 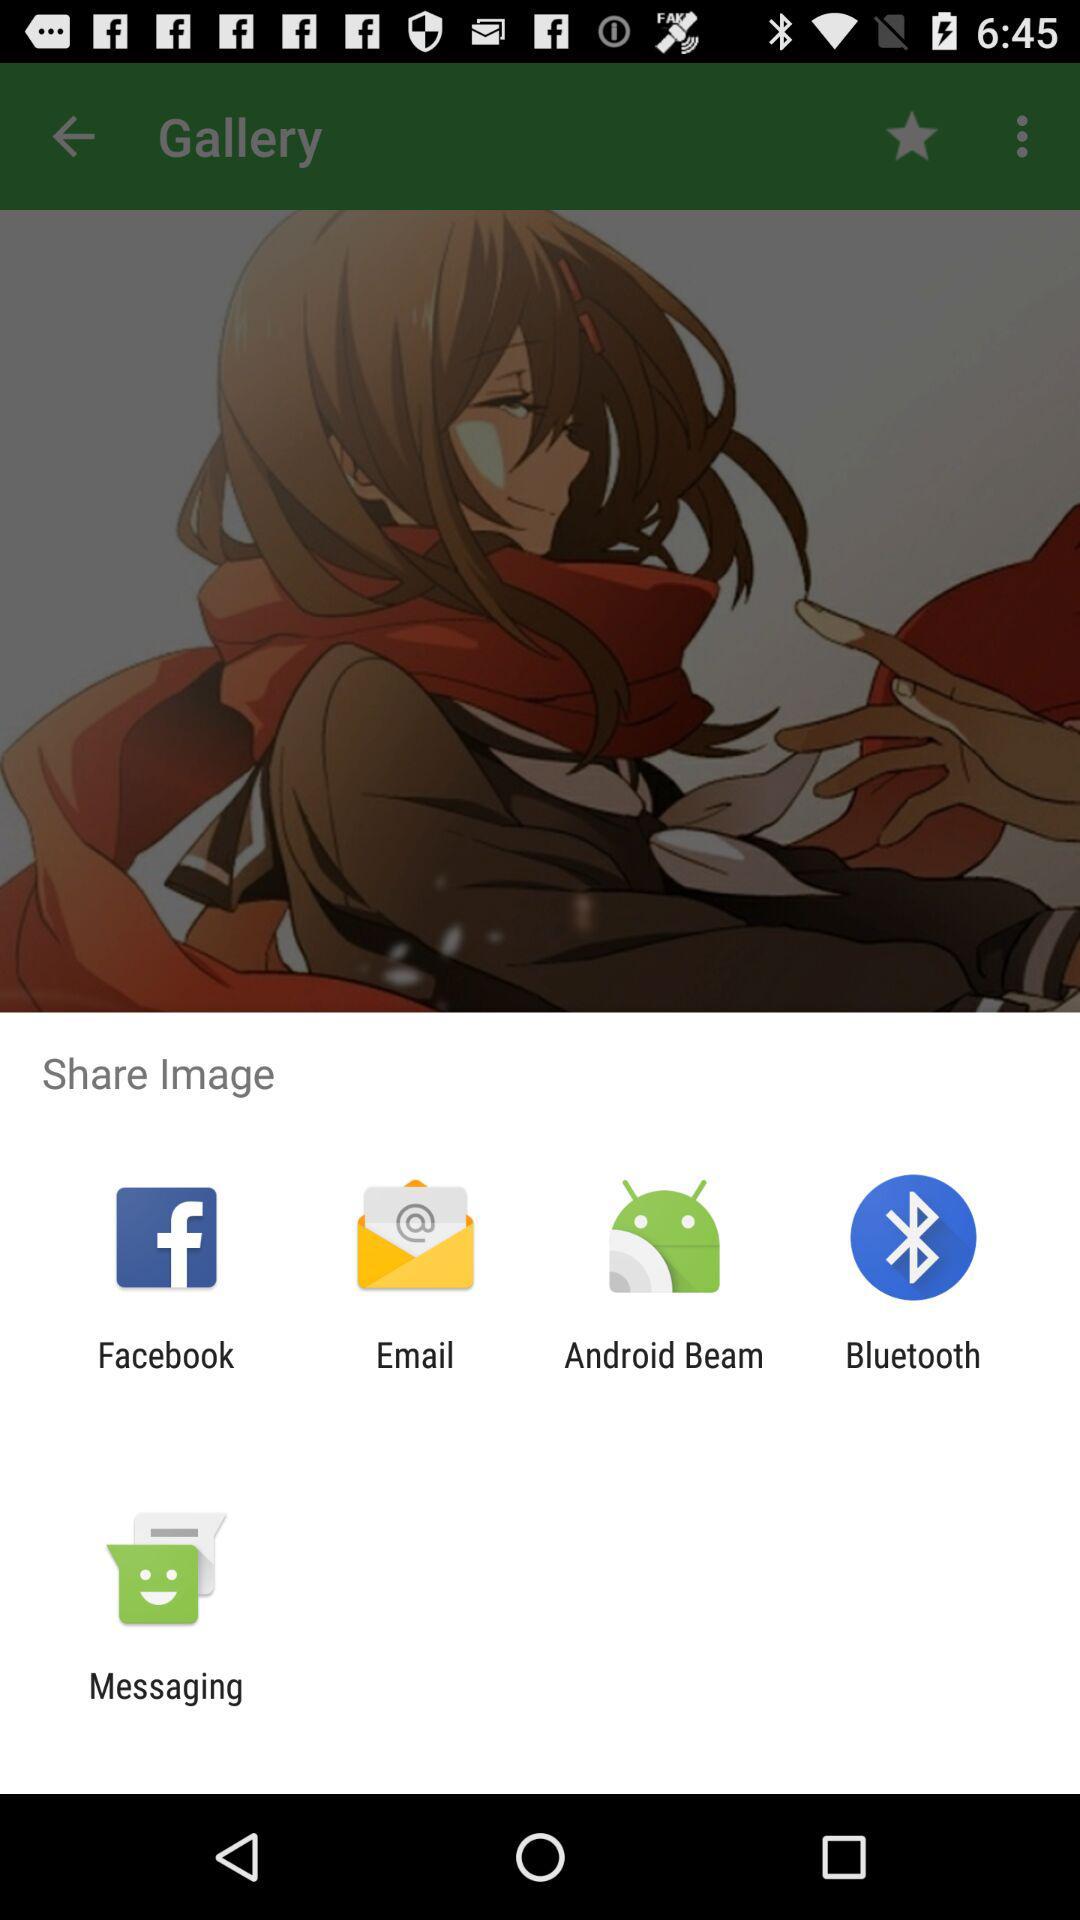 I want to click on item to the right of facebook item, so click(x=414, y=1374).